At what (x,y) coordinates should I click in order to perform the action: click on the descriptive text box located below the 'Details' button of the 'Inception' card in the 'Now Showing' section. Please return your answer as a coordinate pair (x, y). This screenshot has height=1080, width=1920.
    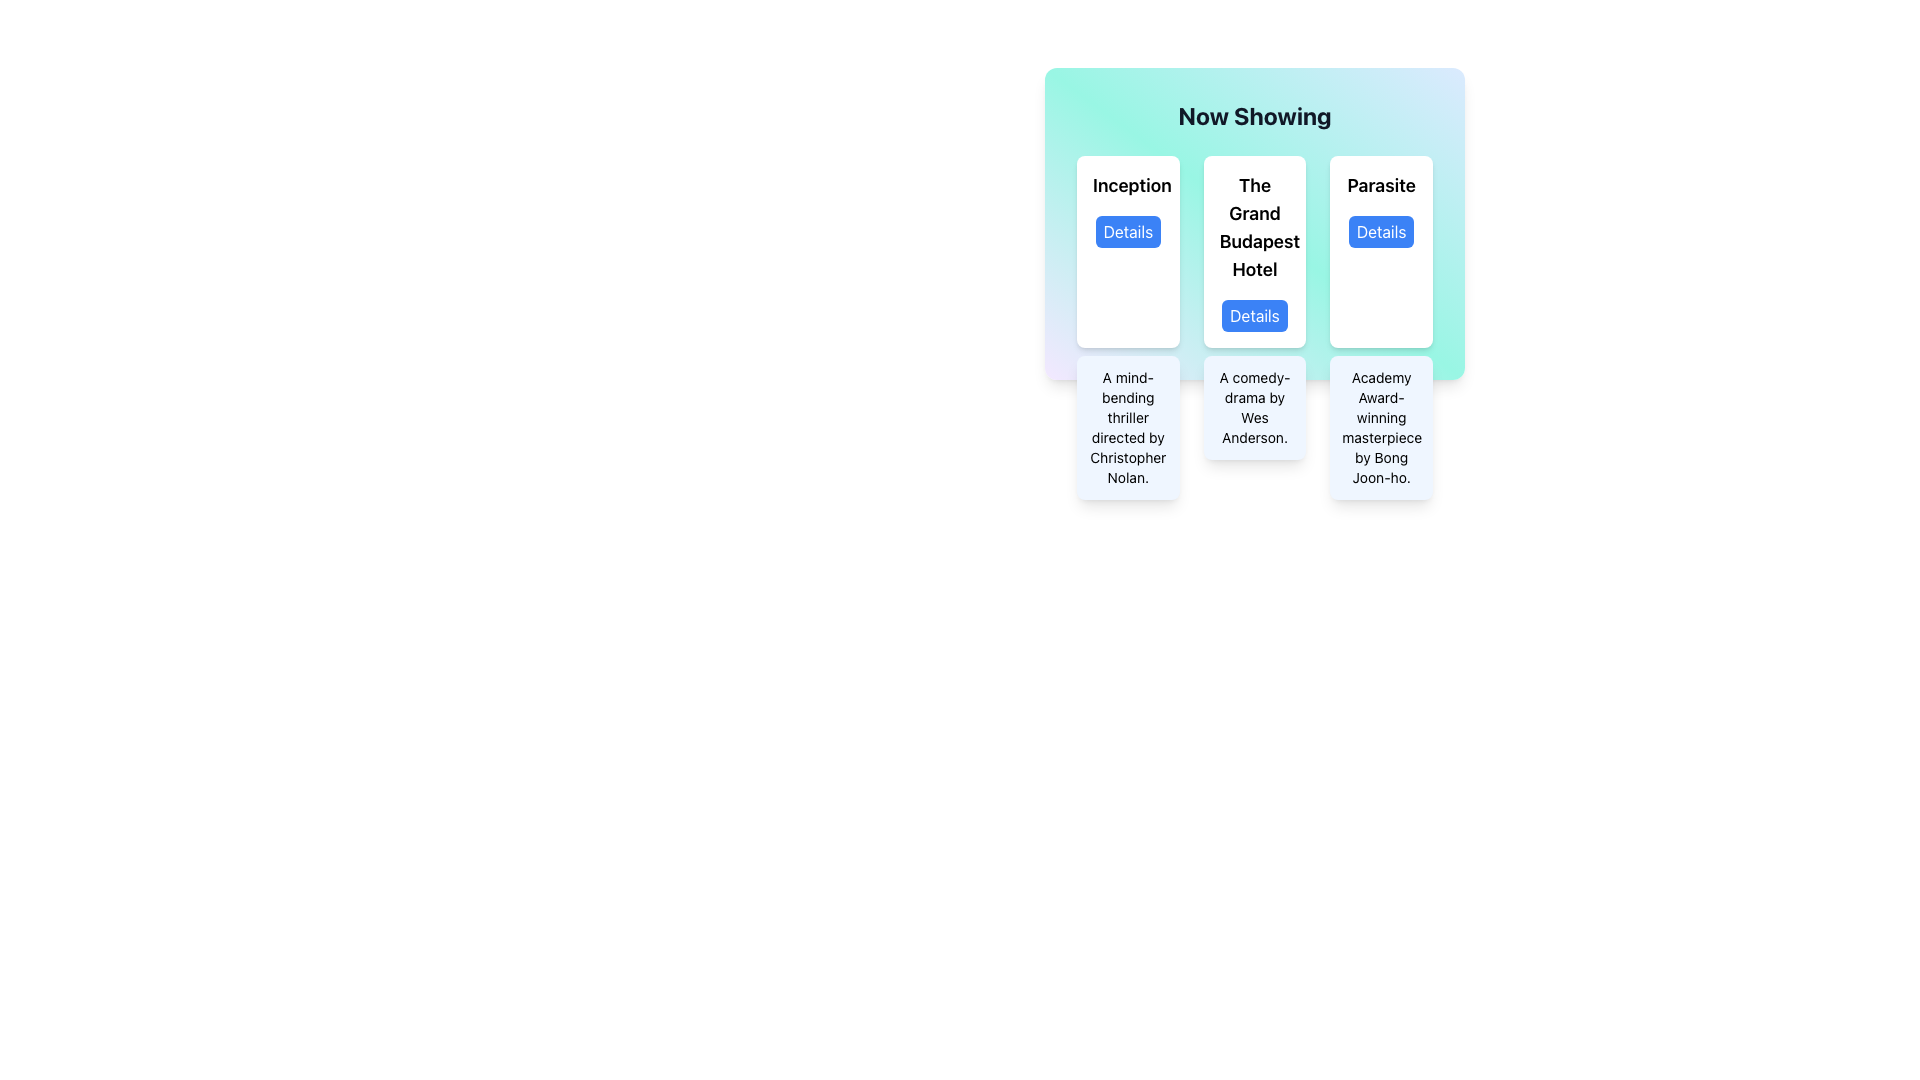
    Looking at the image, I should click on (1128, 427).